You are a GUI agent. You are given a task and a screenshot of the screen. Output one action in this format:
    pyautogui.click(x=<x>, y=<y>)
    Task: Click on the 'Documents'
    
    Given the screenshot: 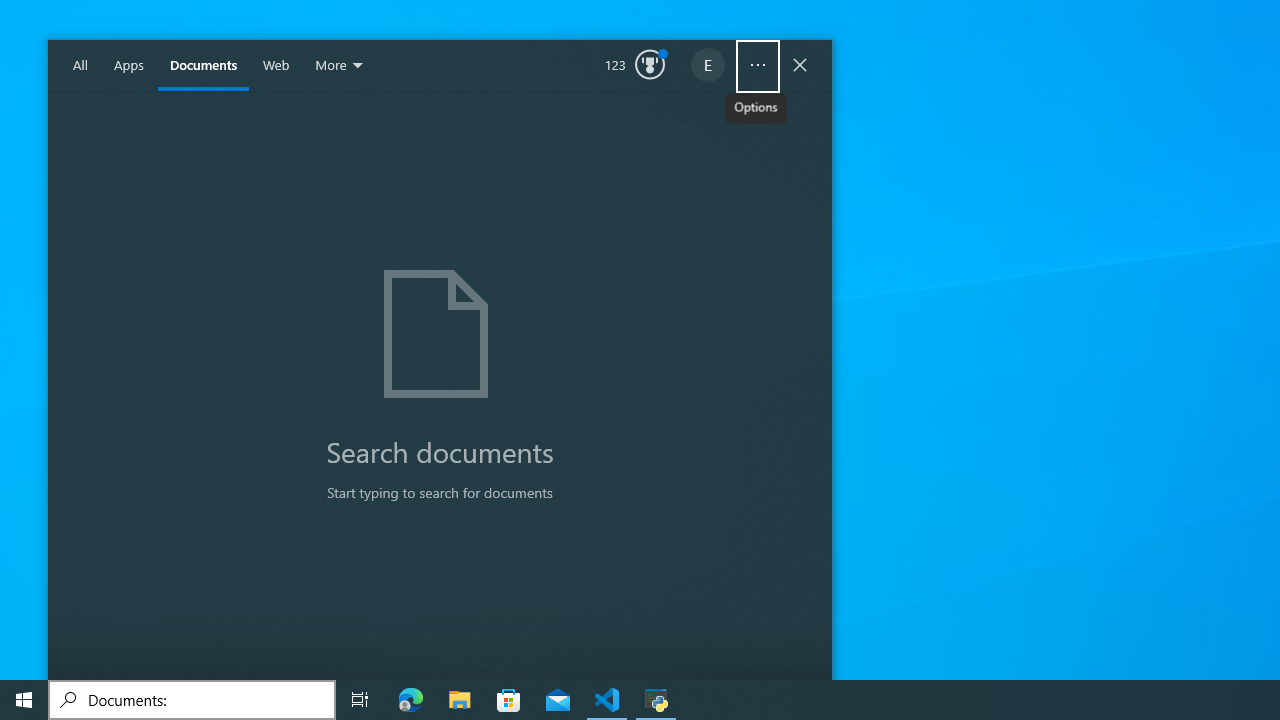 What is the action you would take?
    pyautogui.click(x=203, y=65)
    